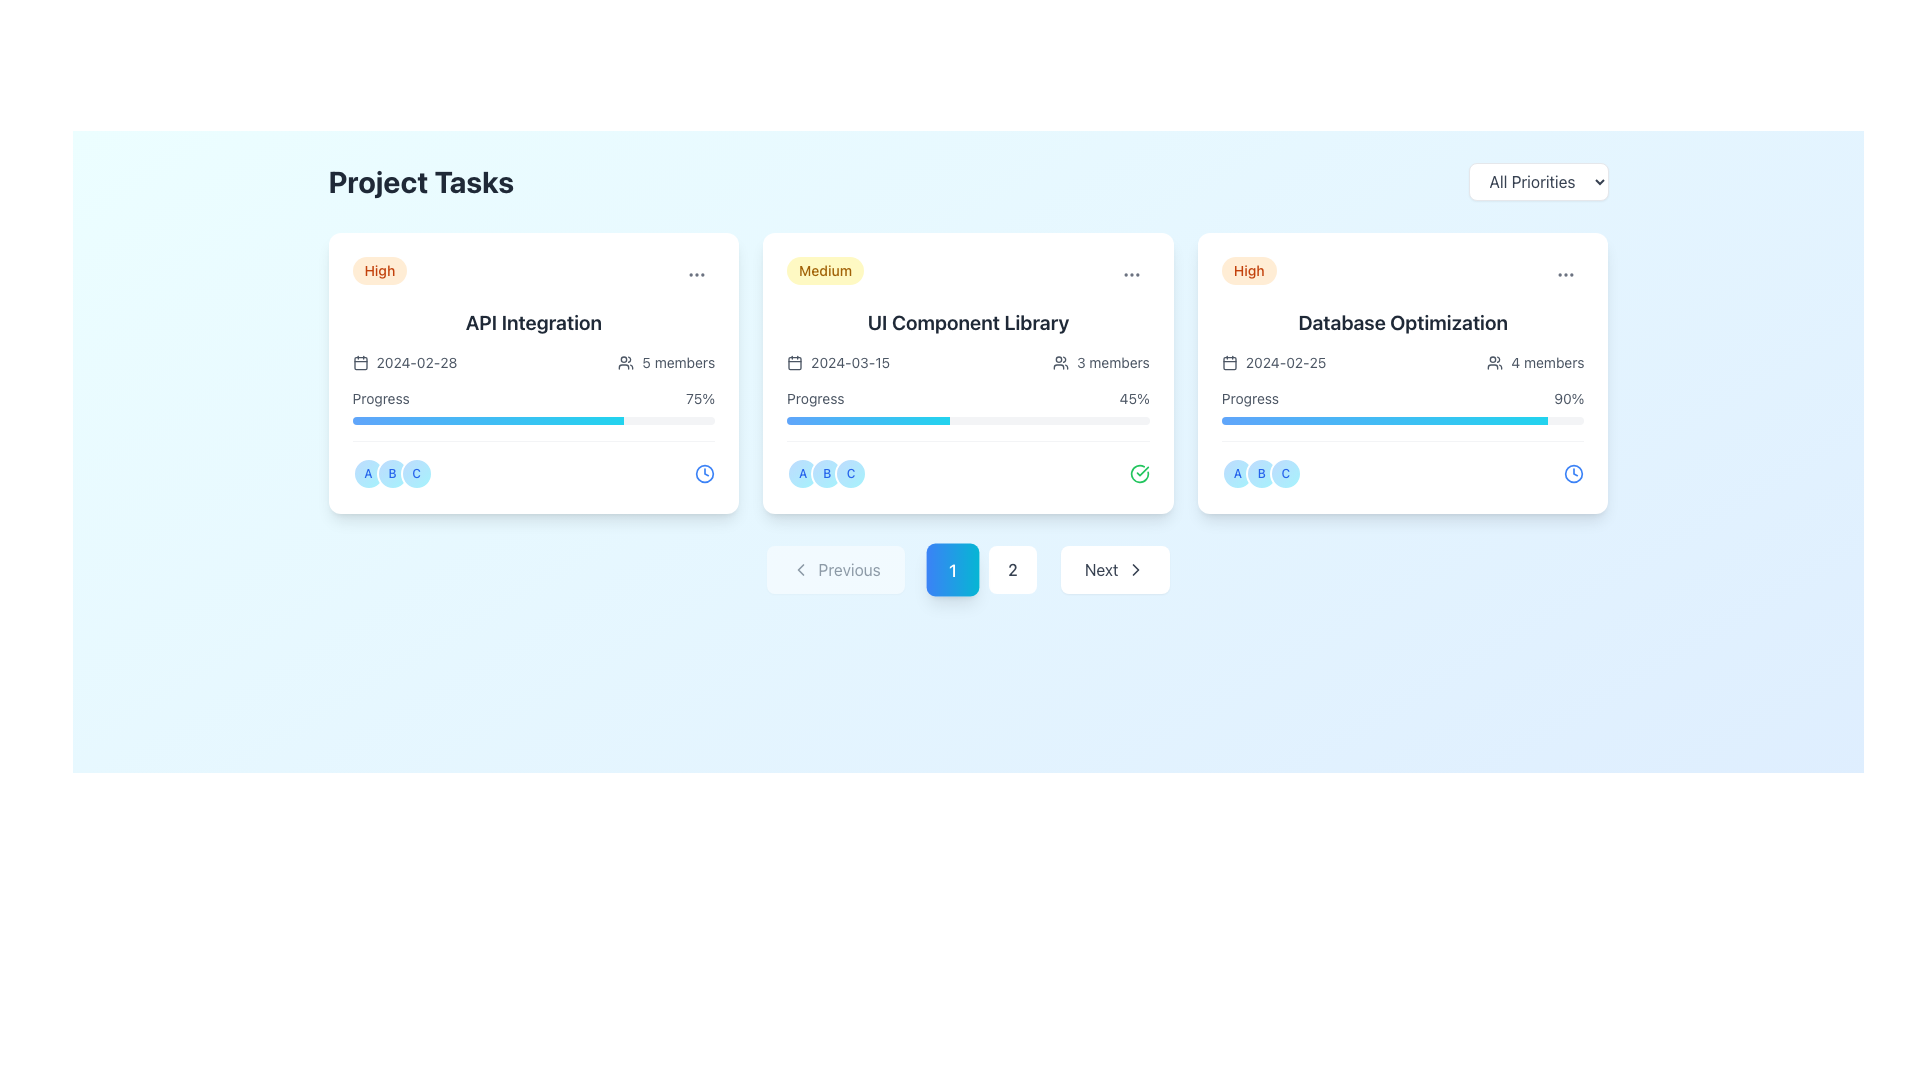 This screenshot has width=1920, height=1080. What do you see at coordinates (1236, 474) in the screenshot?
I see `the first circular badge labeled 'A' for selection or navigation in the 'Database Optimization' task card` at bounding box center [1236, 474].